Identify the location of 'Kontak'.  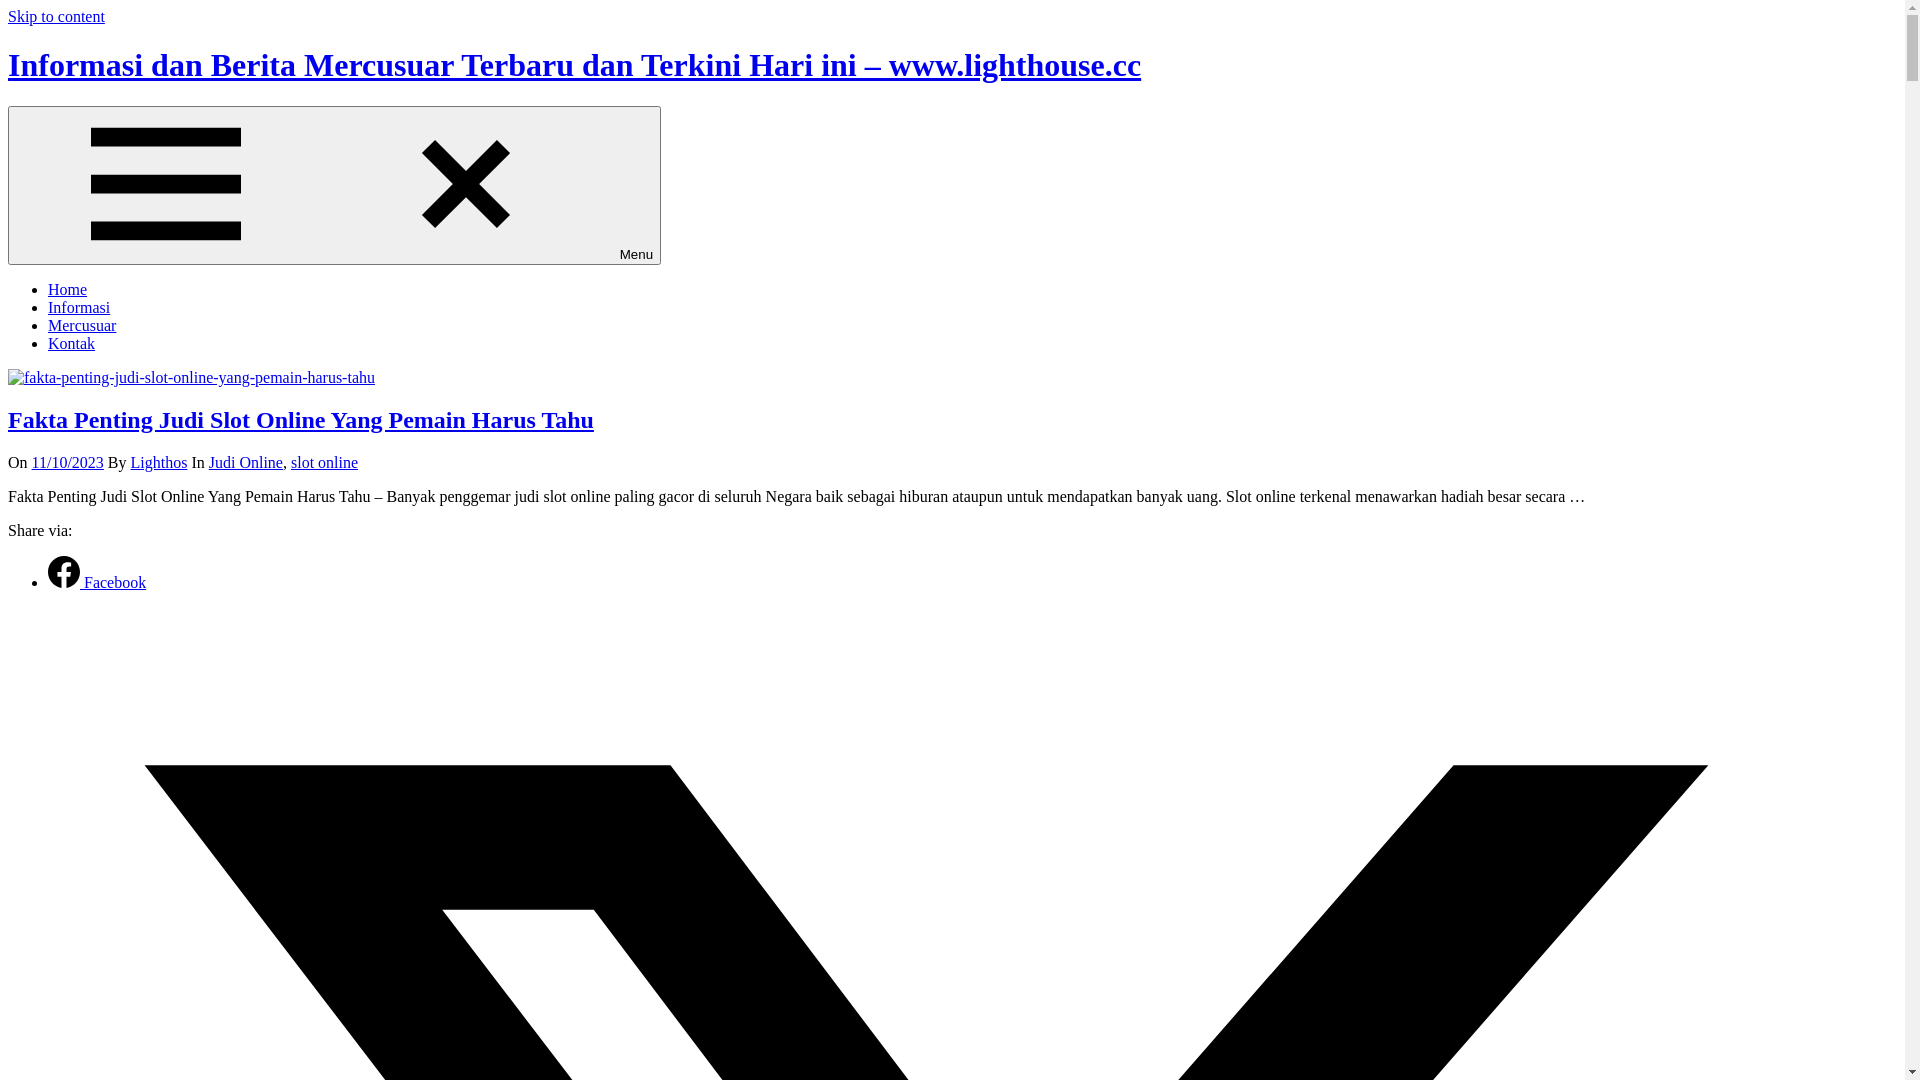
(71, 342).